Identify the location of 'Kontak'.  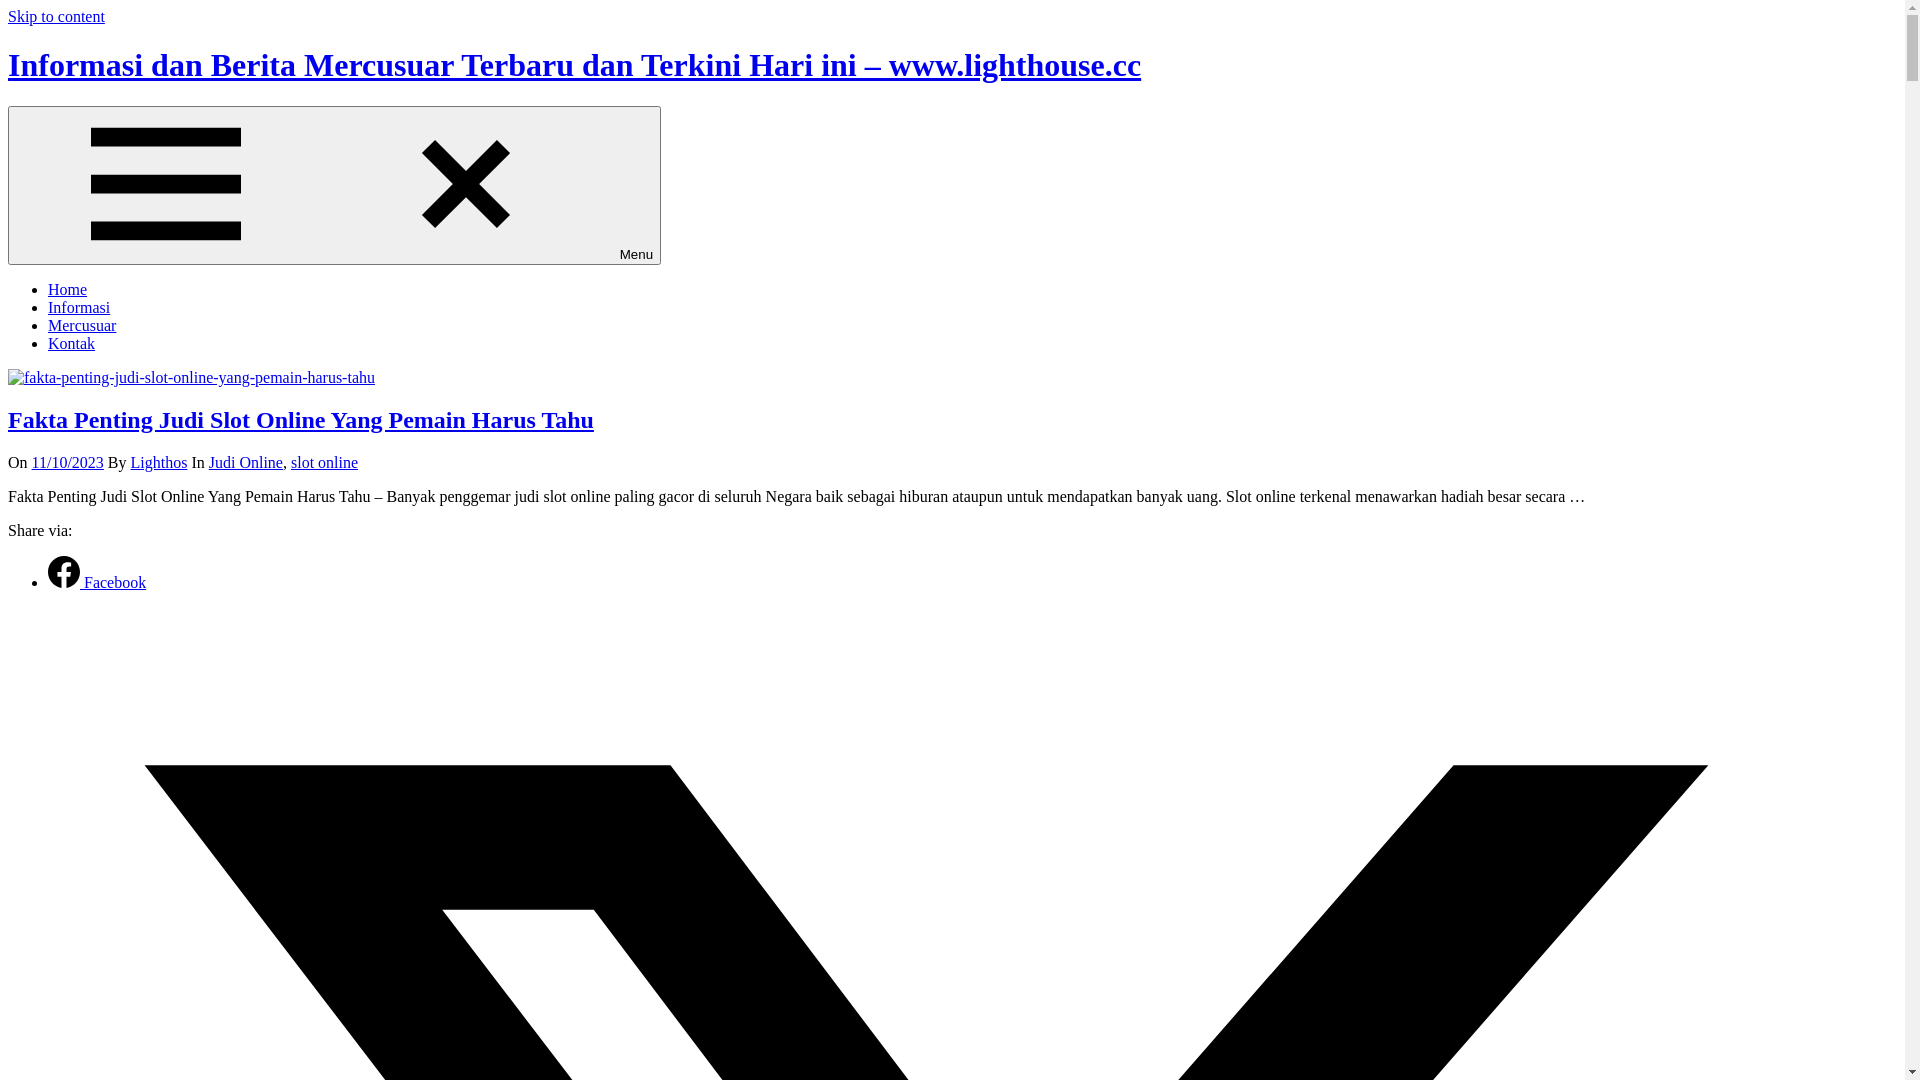
(71, 342).